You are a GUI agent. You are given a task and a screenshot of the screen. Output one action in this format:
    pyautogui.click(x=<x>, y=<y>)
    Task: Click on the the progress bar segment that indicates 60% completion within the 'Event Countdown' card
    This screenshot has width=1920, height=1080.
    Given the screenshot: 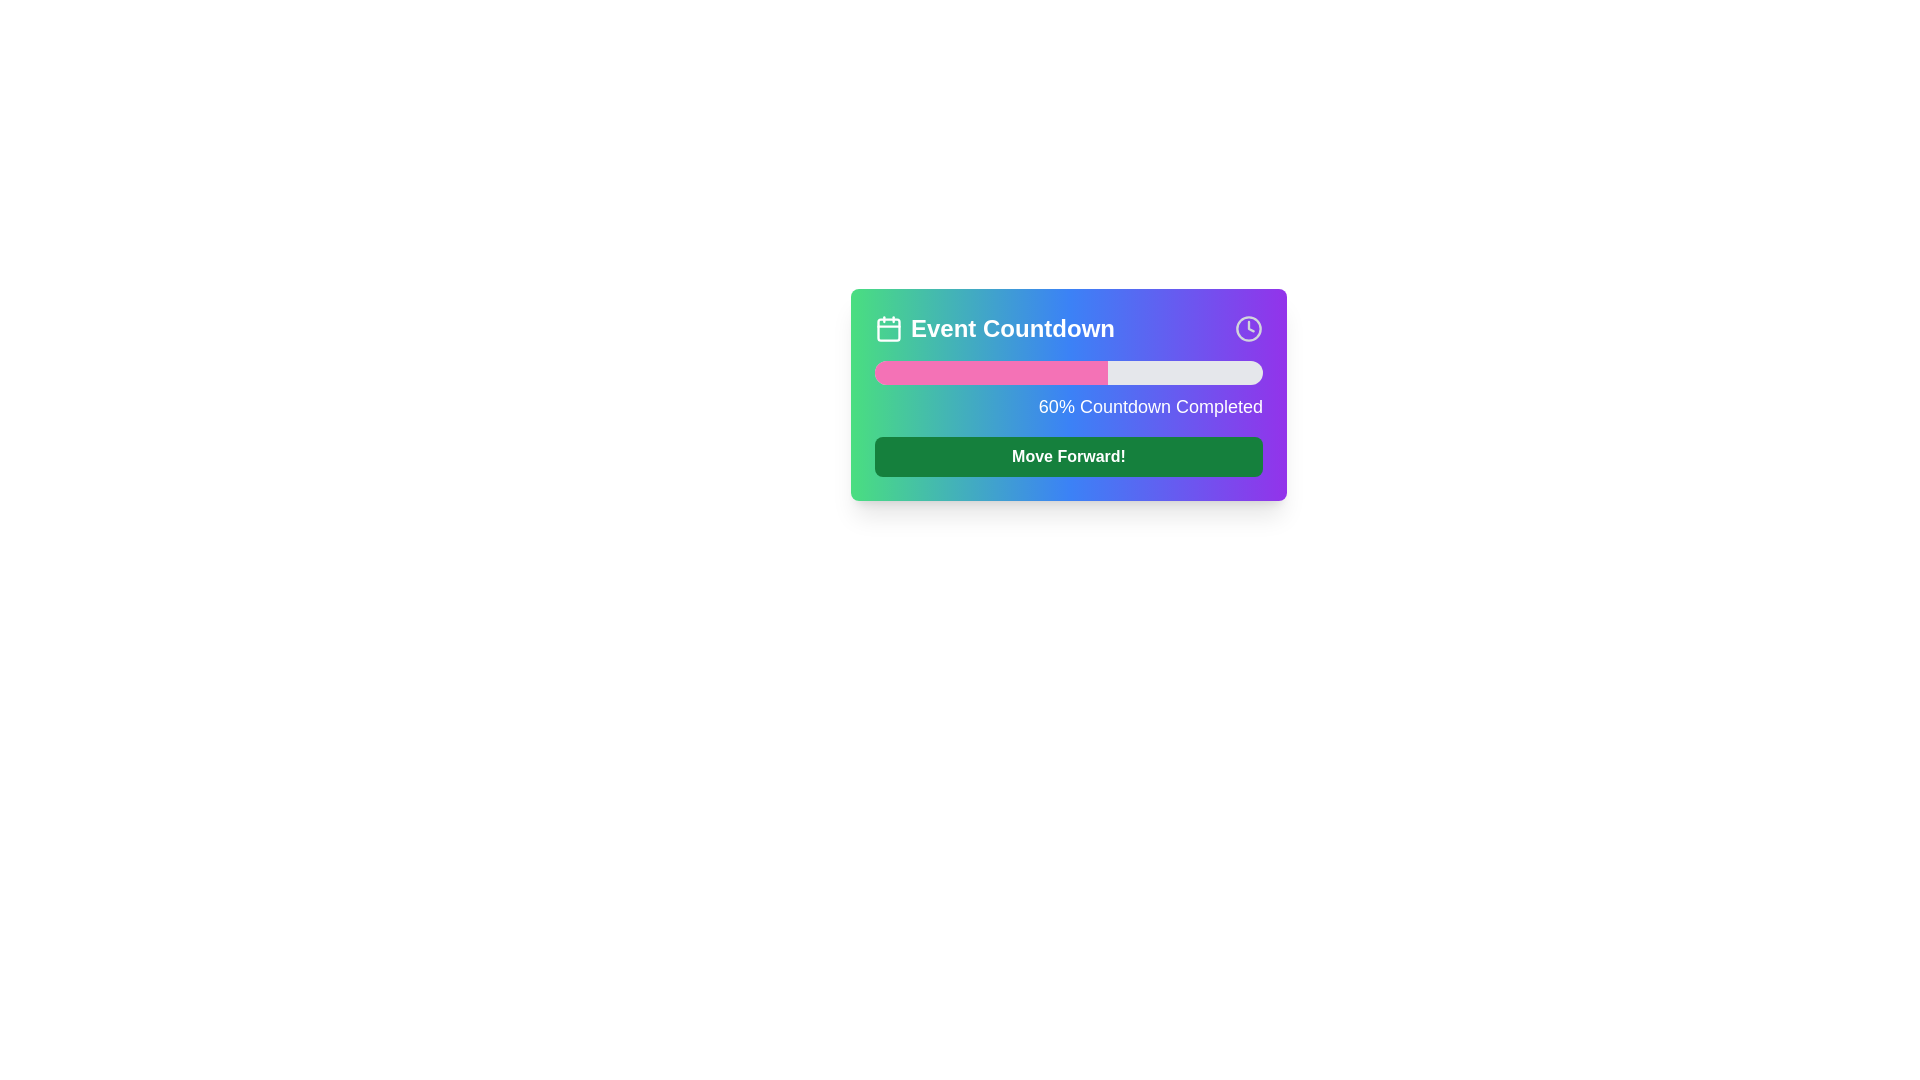 What is the action you would take?
    pyautogui.click(x=991, y=373)
    